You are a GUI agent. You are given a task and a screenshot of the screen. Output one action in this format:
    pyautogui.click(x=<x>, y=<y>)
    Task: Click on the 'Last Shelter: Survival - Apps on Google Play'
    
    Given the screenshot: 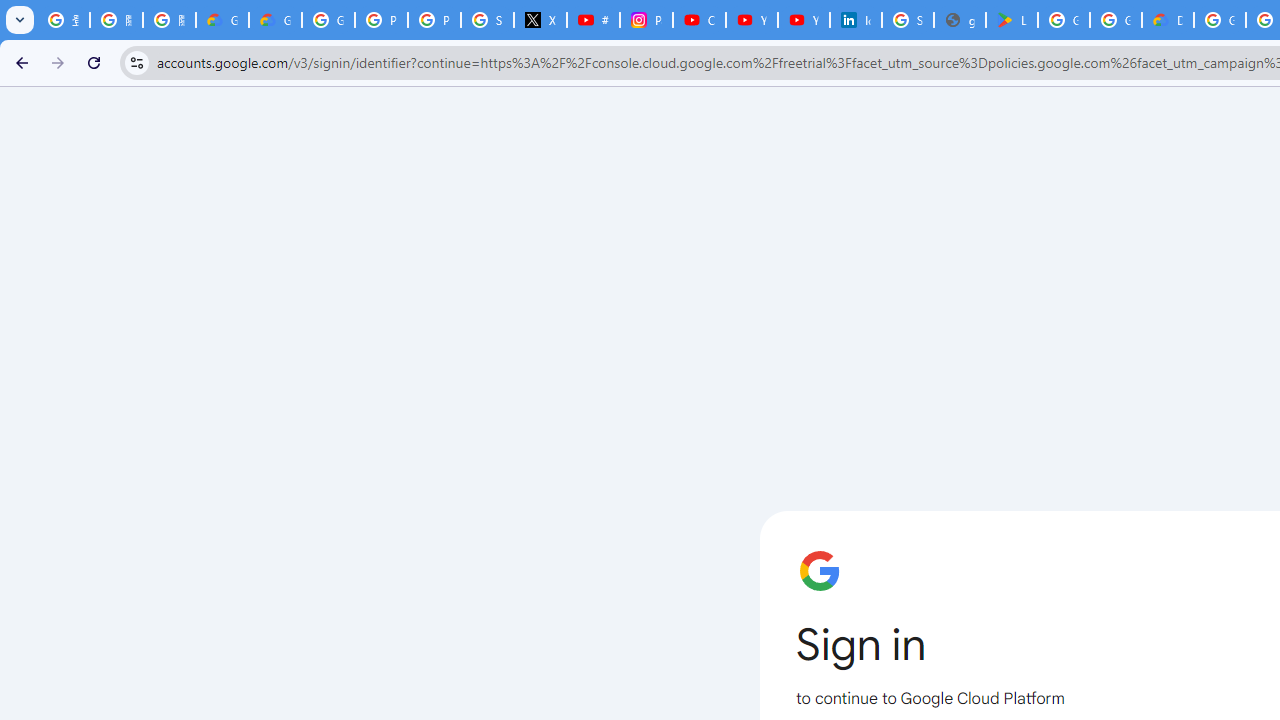 What is the action you would take?
    pyautogui.click(x=1011, y=20)
    